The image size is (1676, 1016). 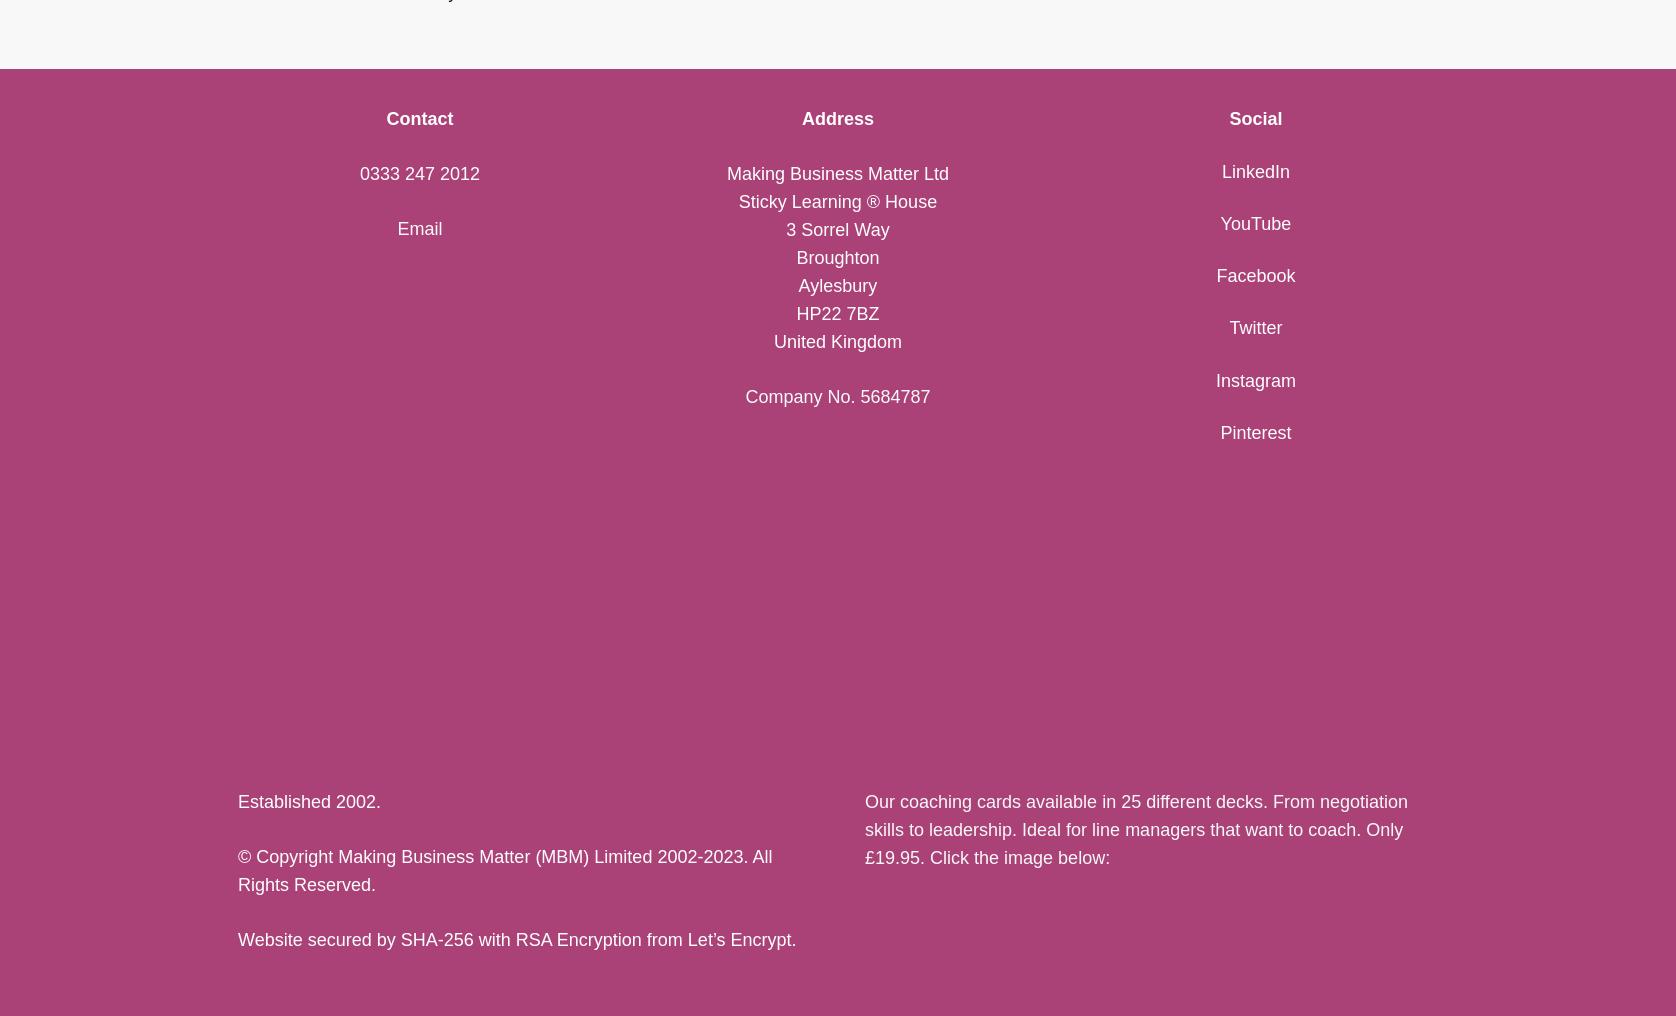 What do you see at coordinates (419, 117) in the screenshot?
I see `'Contact'` at bounding box center [419, 117].